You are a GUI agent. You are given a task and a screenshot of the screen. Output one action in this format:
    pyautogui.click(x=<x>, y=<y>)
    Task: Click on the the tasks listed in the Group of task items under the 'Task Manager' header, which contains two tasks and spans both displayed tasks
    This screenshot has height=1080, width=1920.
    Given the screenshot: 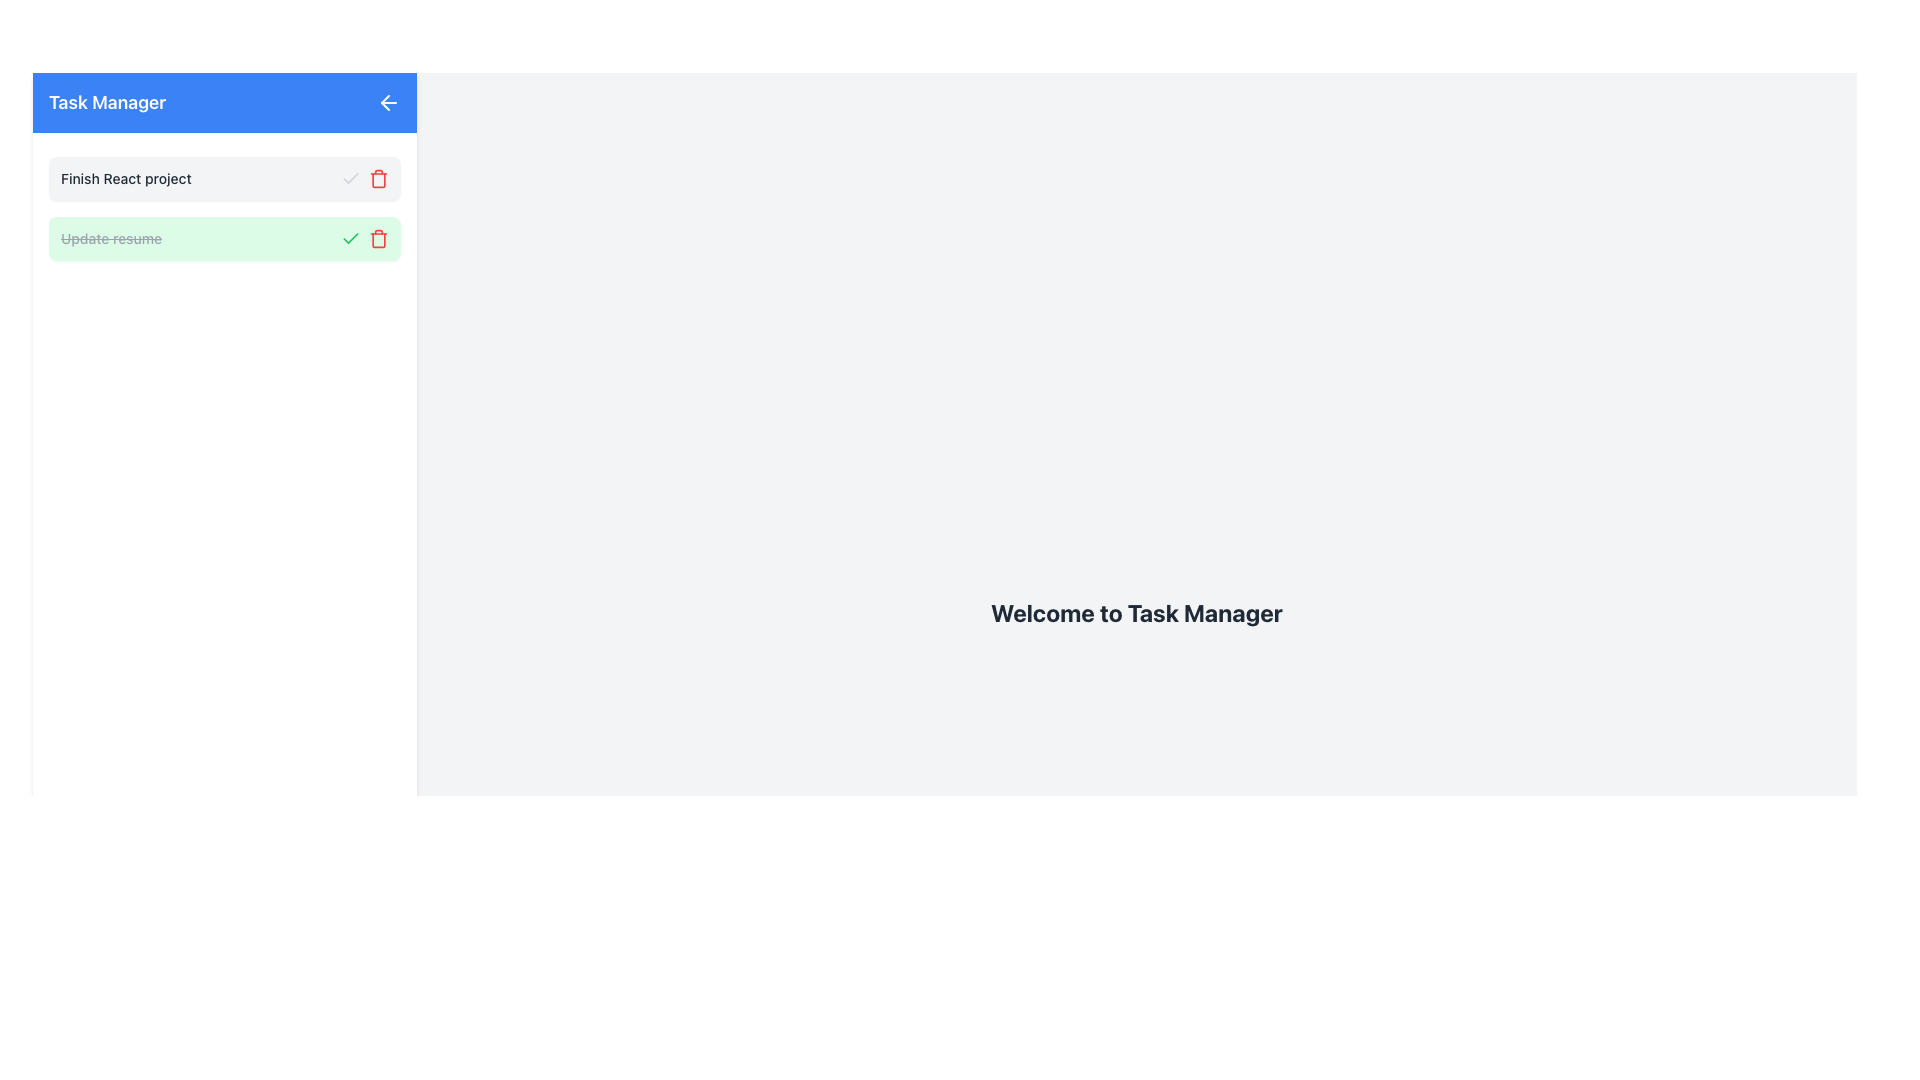 What is the action you would take?
    pyautogui.click(x=225, y=208)
    